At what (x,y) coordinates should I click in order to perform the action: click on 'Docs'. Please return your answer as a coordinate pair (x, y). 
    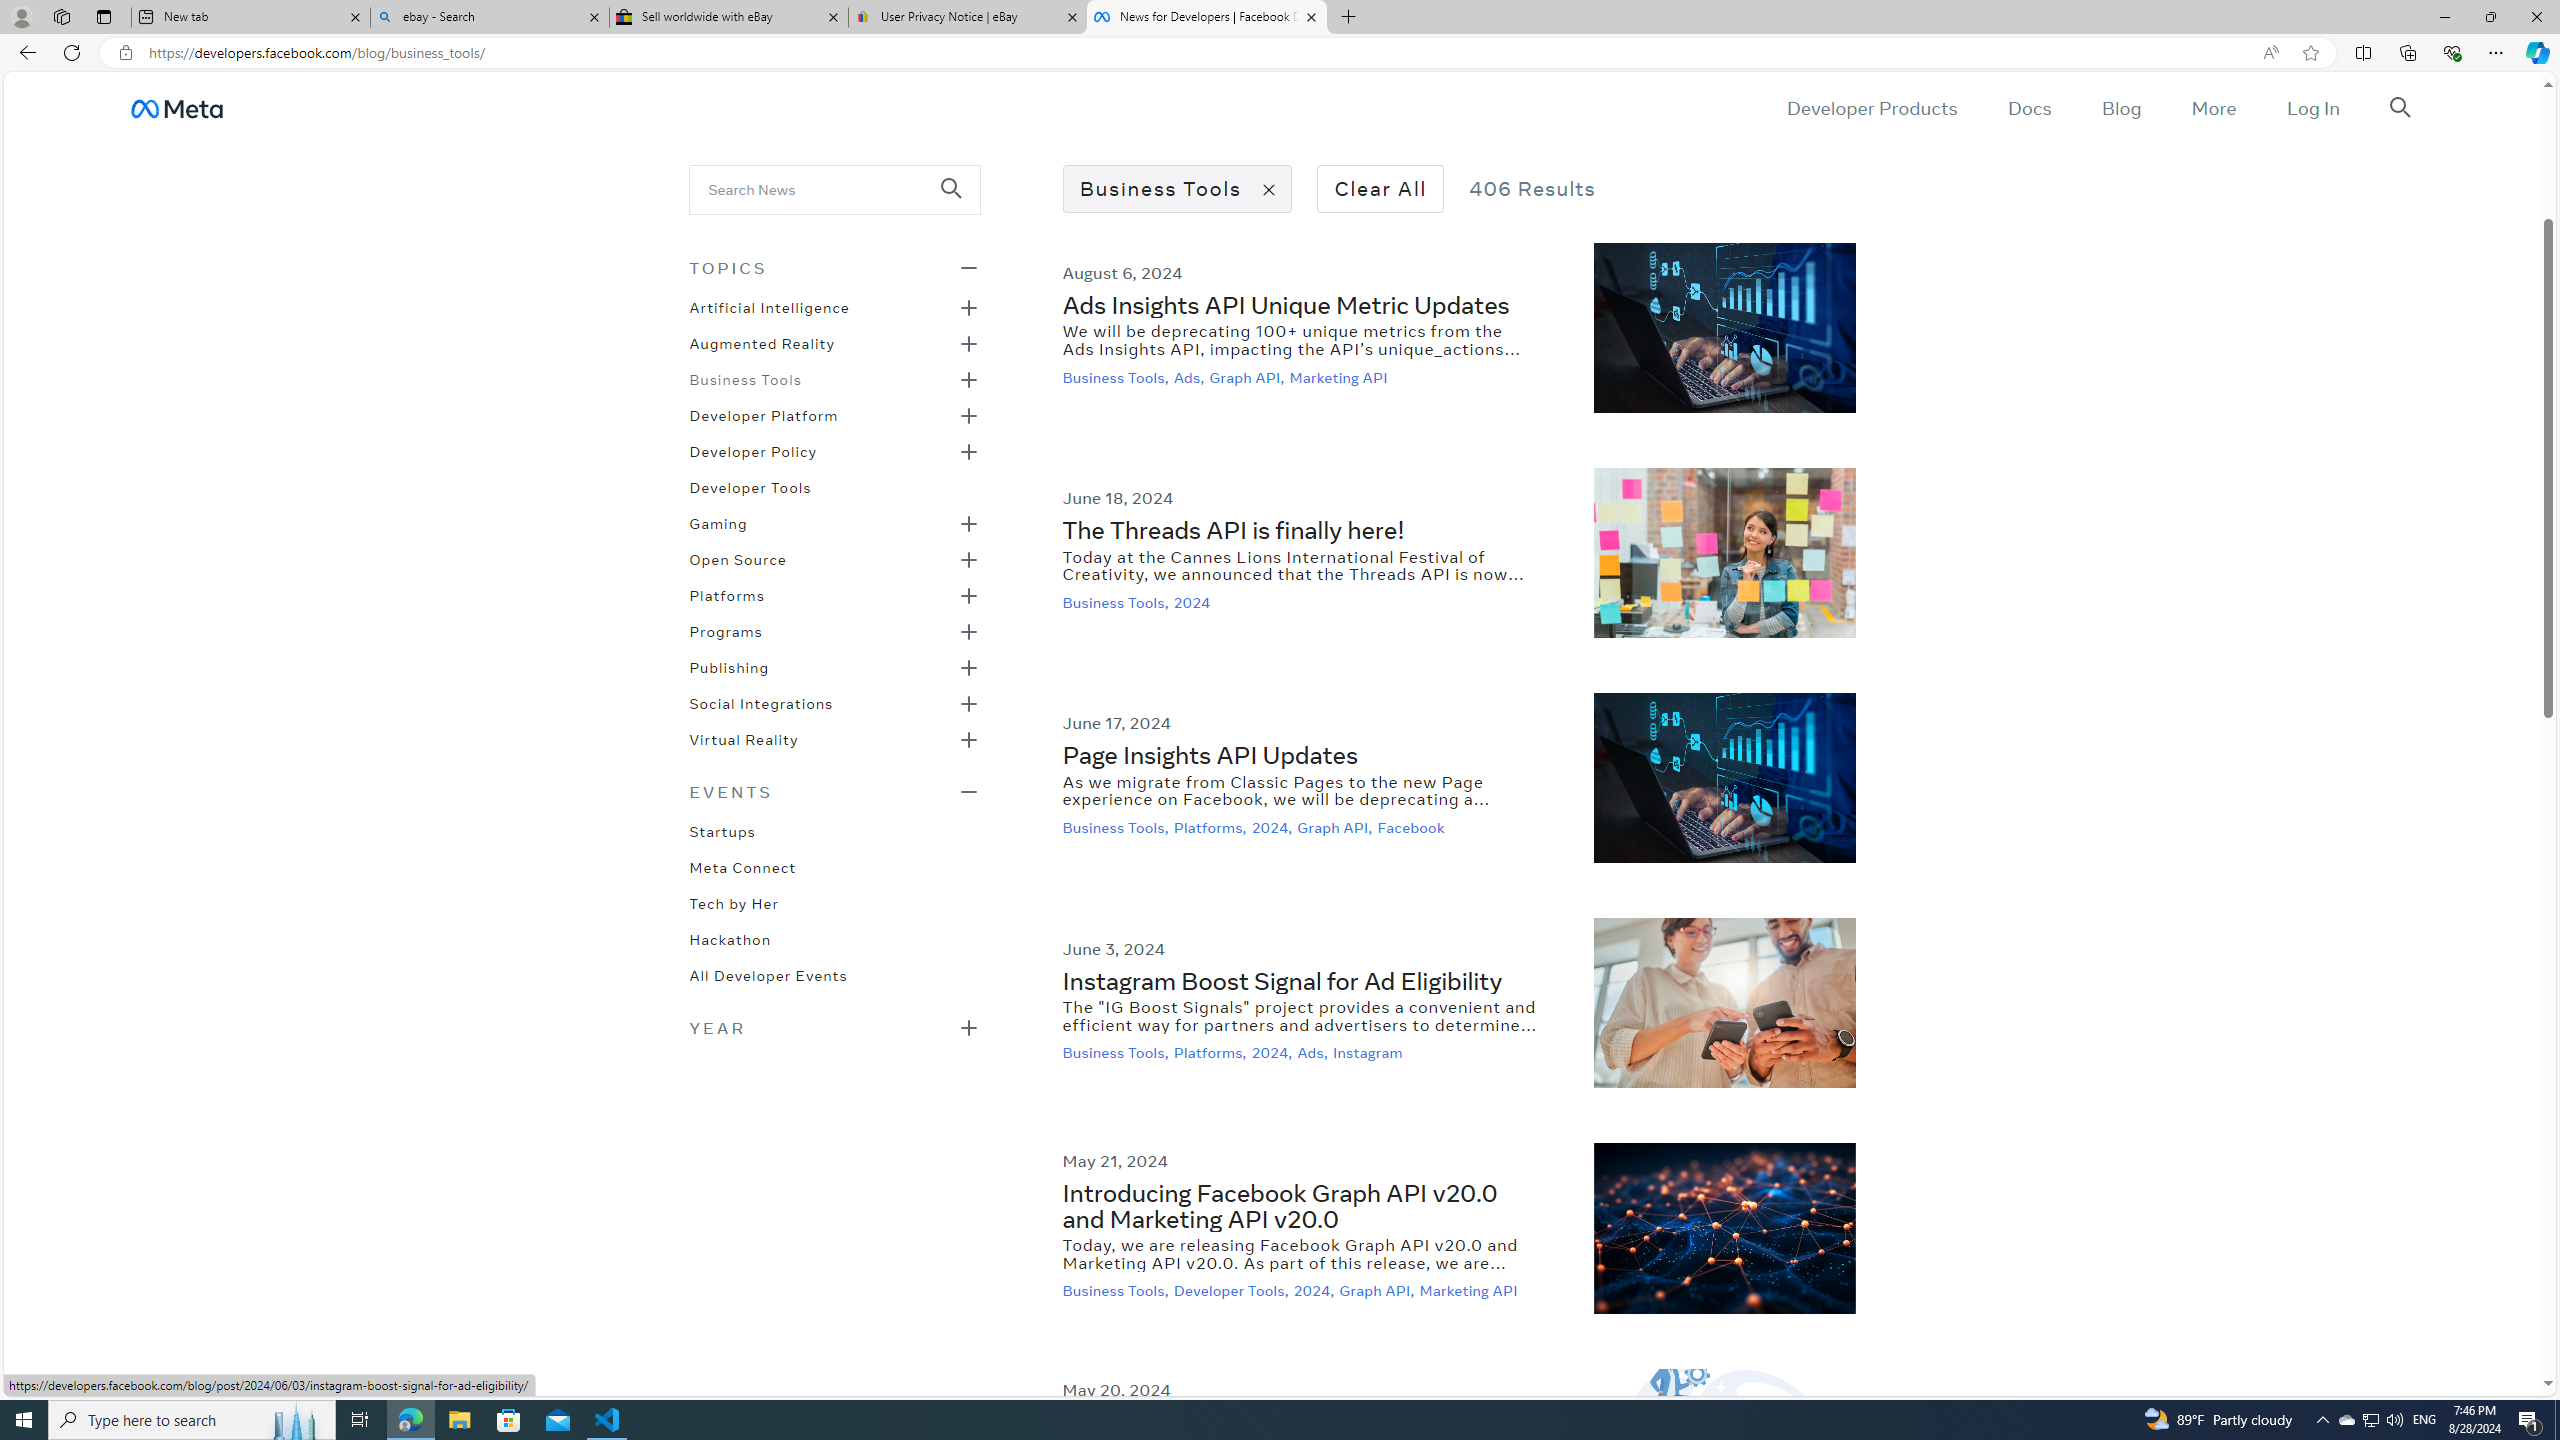
    Looking at the image, I should click on (2027, 107).